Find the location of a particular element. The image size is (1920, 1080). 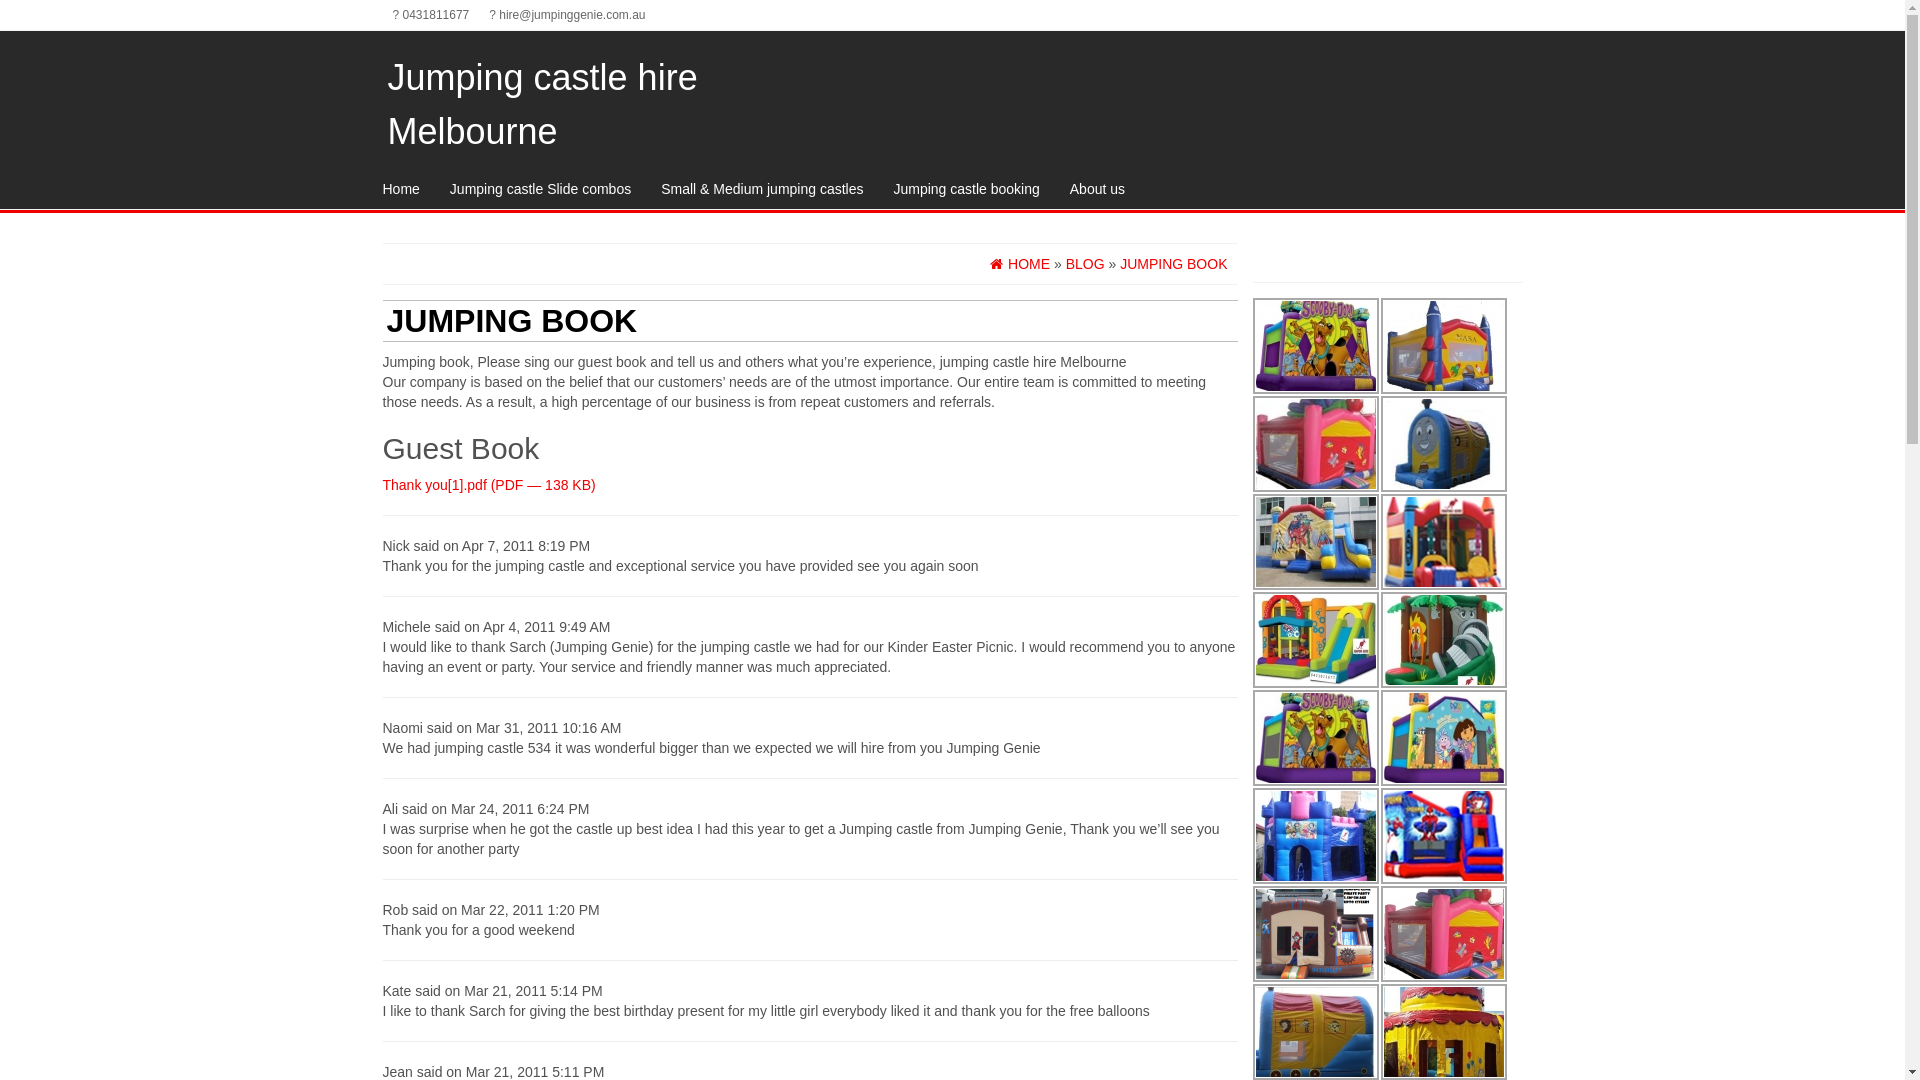

'About us' is located at coordinates (1096, 189).